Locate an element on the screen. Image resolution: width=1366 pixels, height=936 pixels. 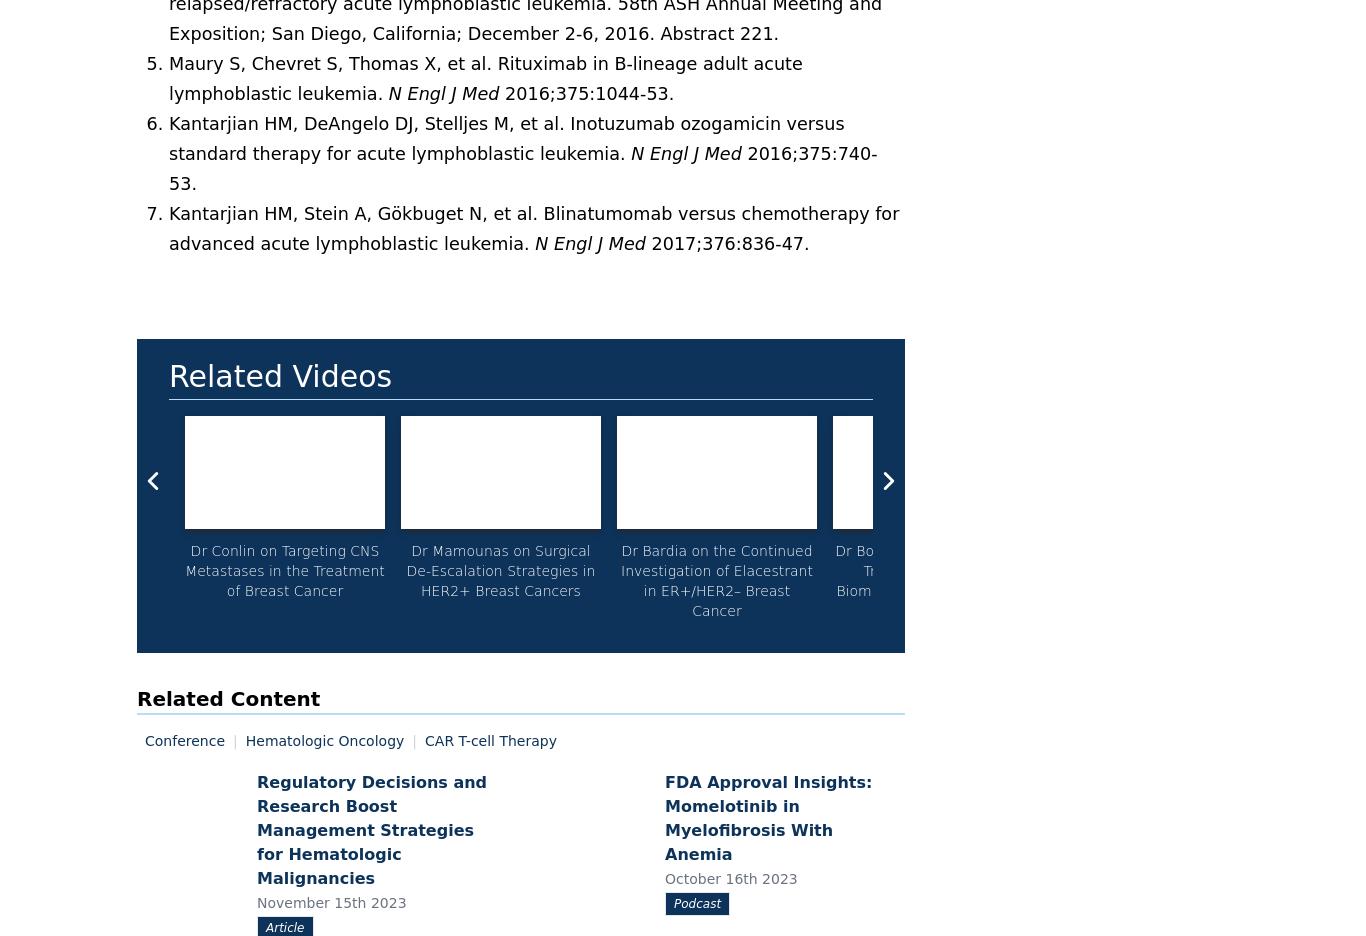
'October 16th 2023' is located at coordinates (730, 876).